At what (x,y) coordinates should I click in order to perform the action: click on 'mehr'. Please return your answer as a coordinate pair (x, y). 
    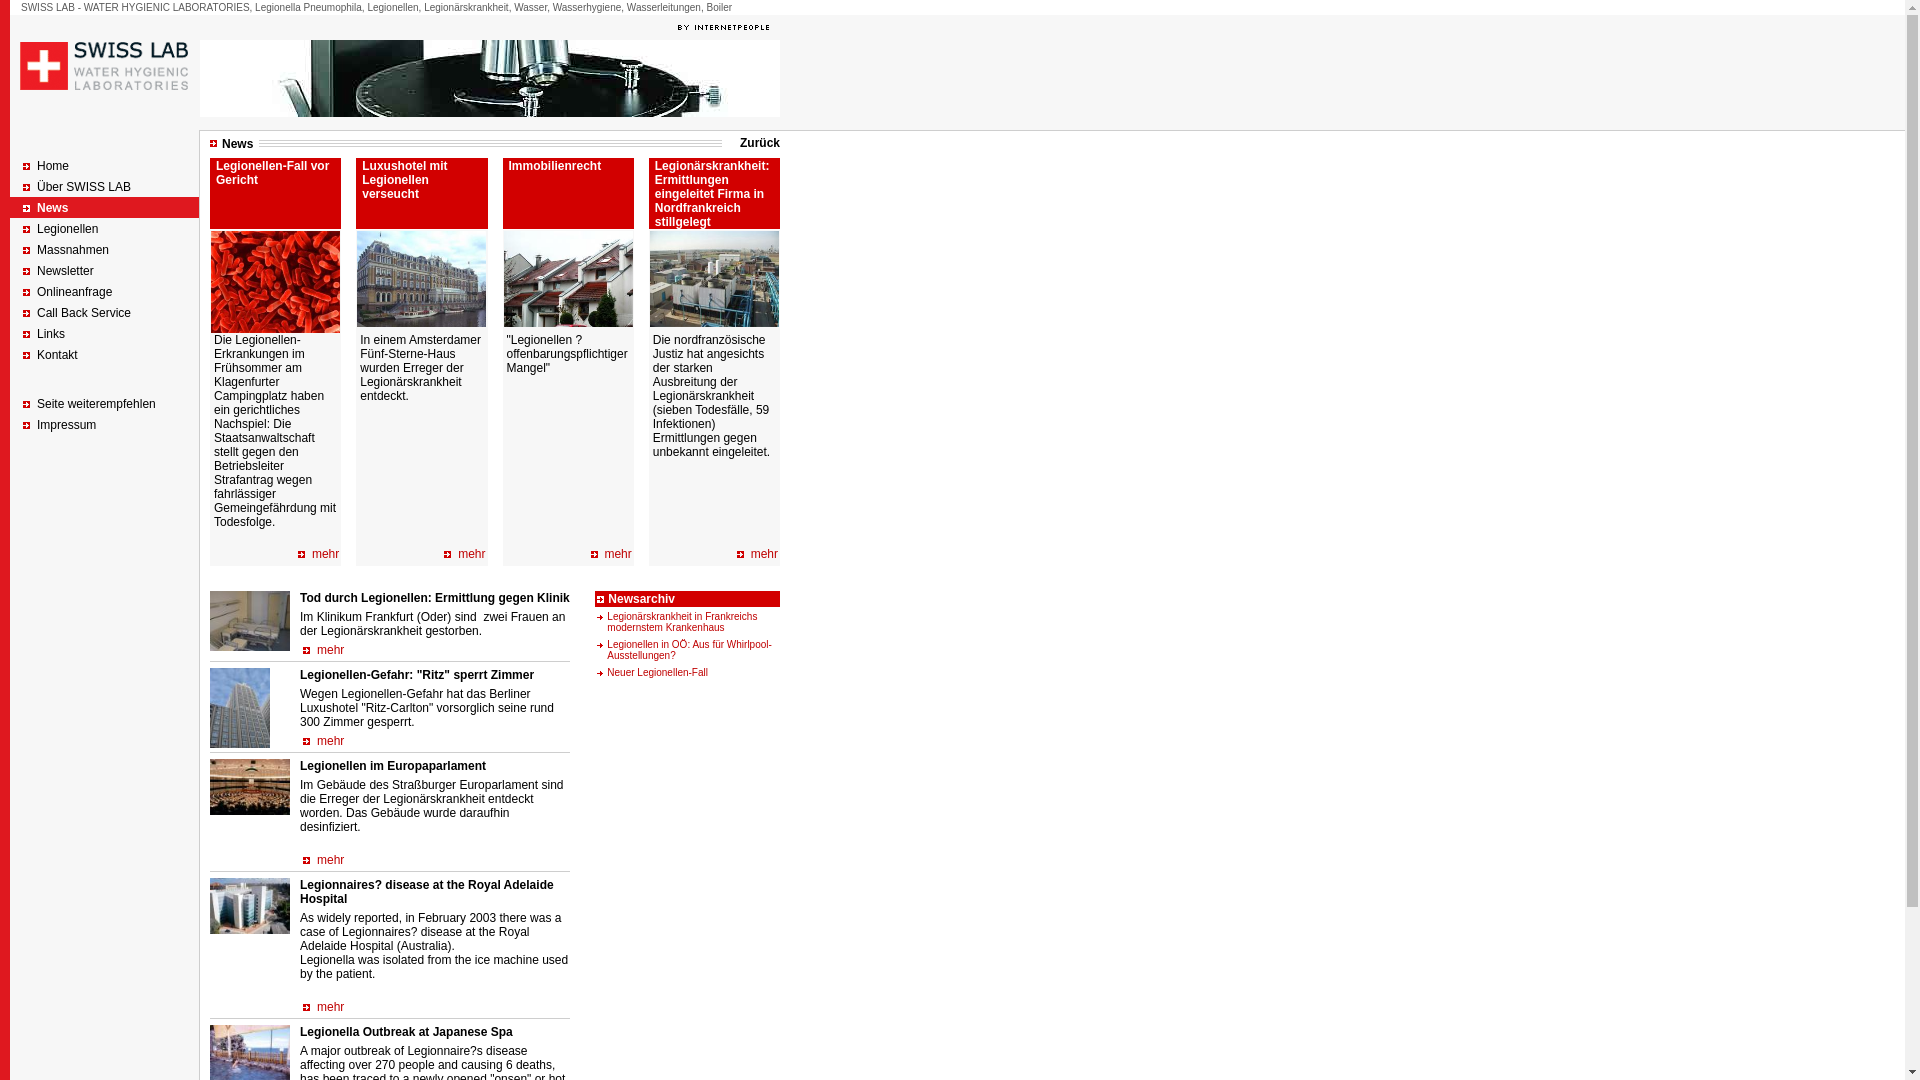
    Looking at the image, I should click on (763, 554).